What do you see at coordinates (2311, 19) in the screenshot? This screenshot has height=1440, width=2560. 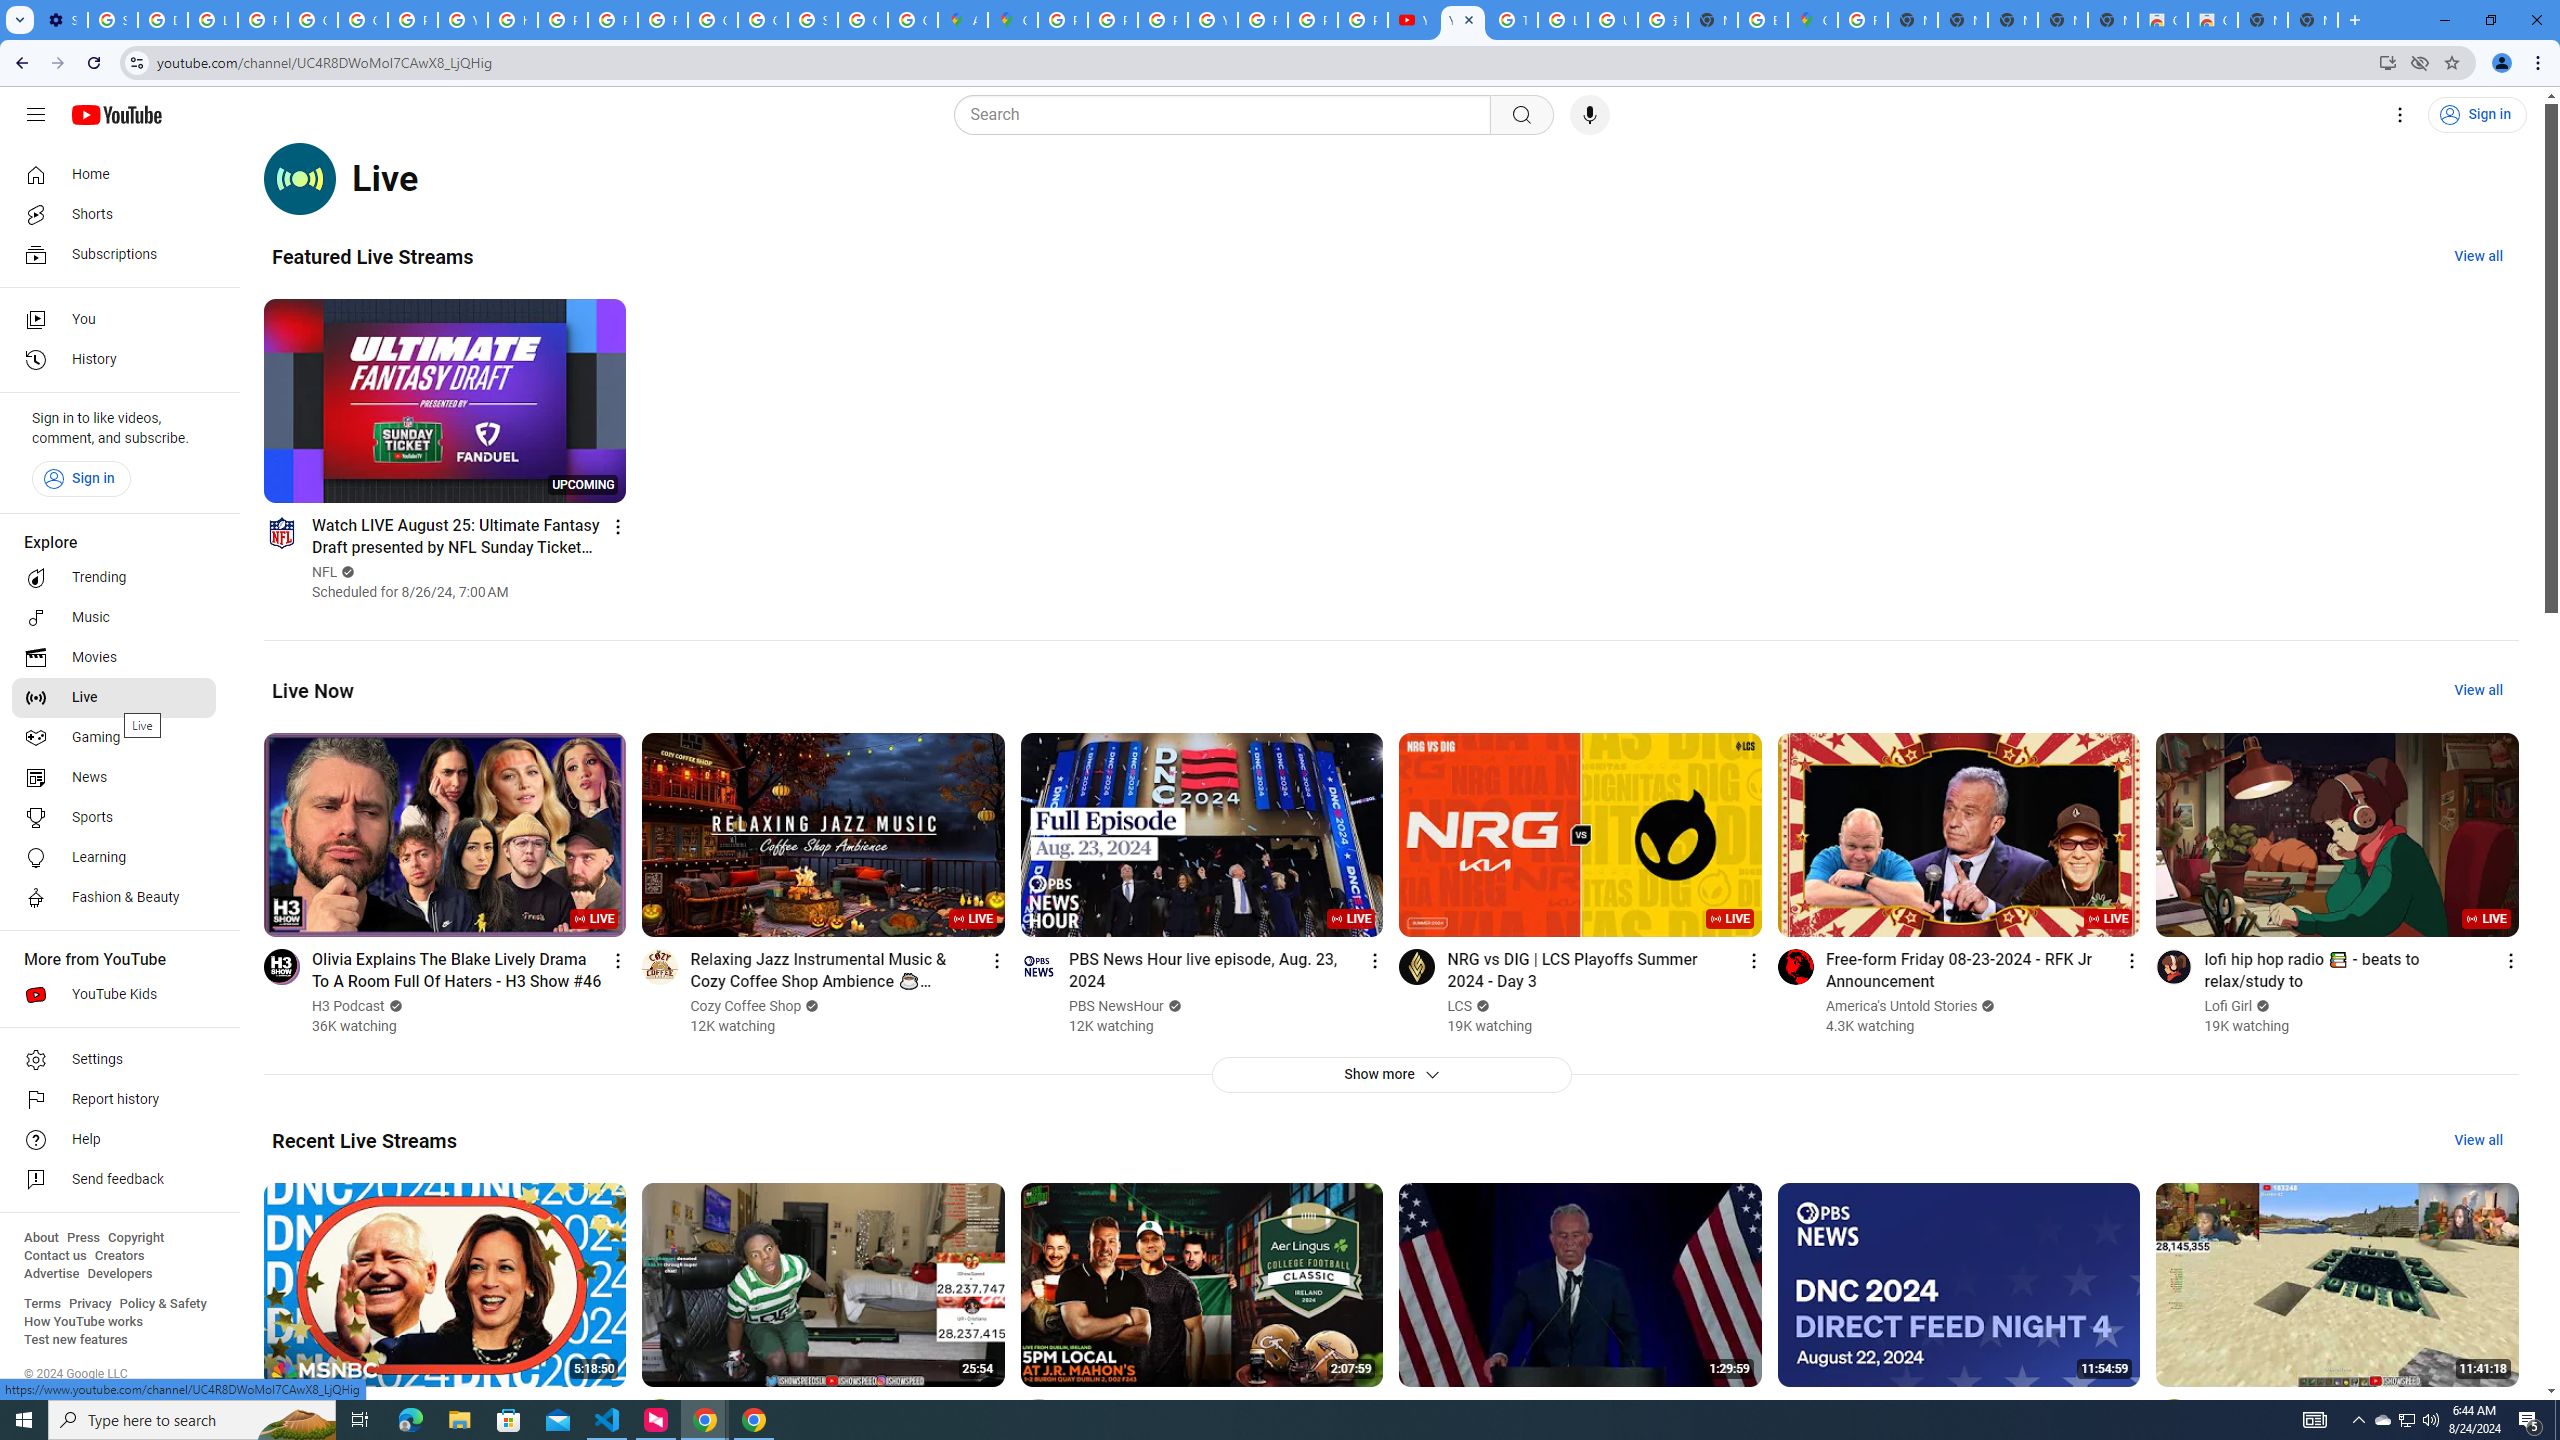 I see `'New Tab'` at bounding box center [2311, 19].